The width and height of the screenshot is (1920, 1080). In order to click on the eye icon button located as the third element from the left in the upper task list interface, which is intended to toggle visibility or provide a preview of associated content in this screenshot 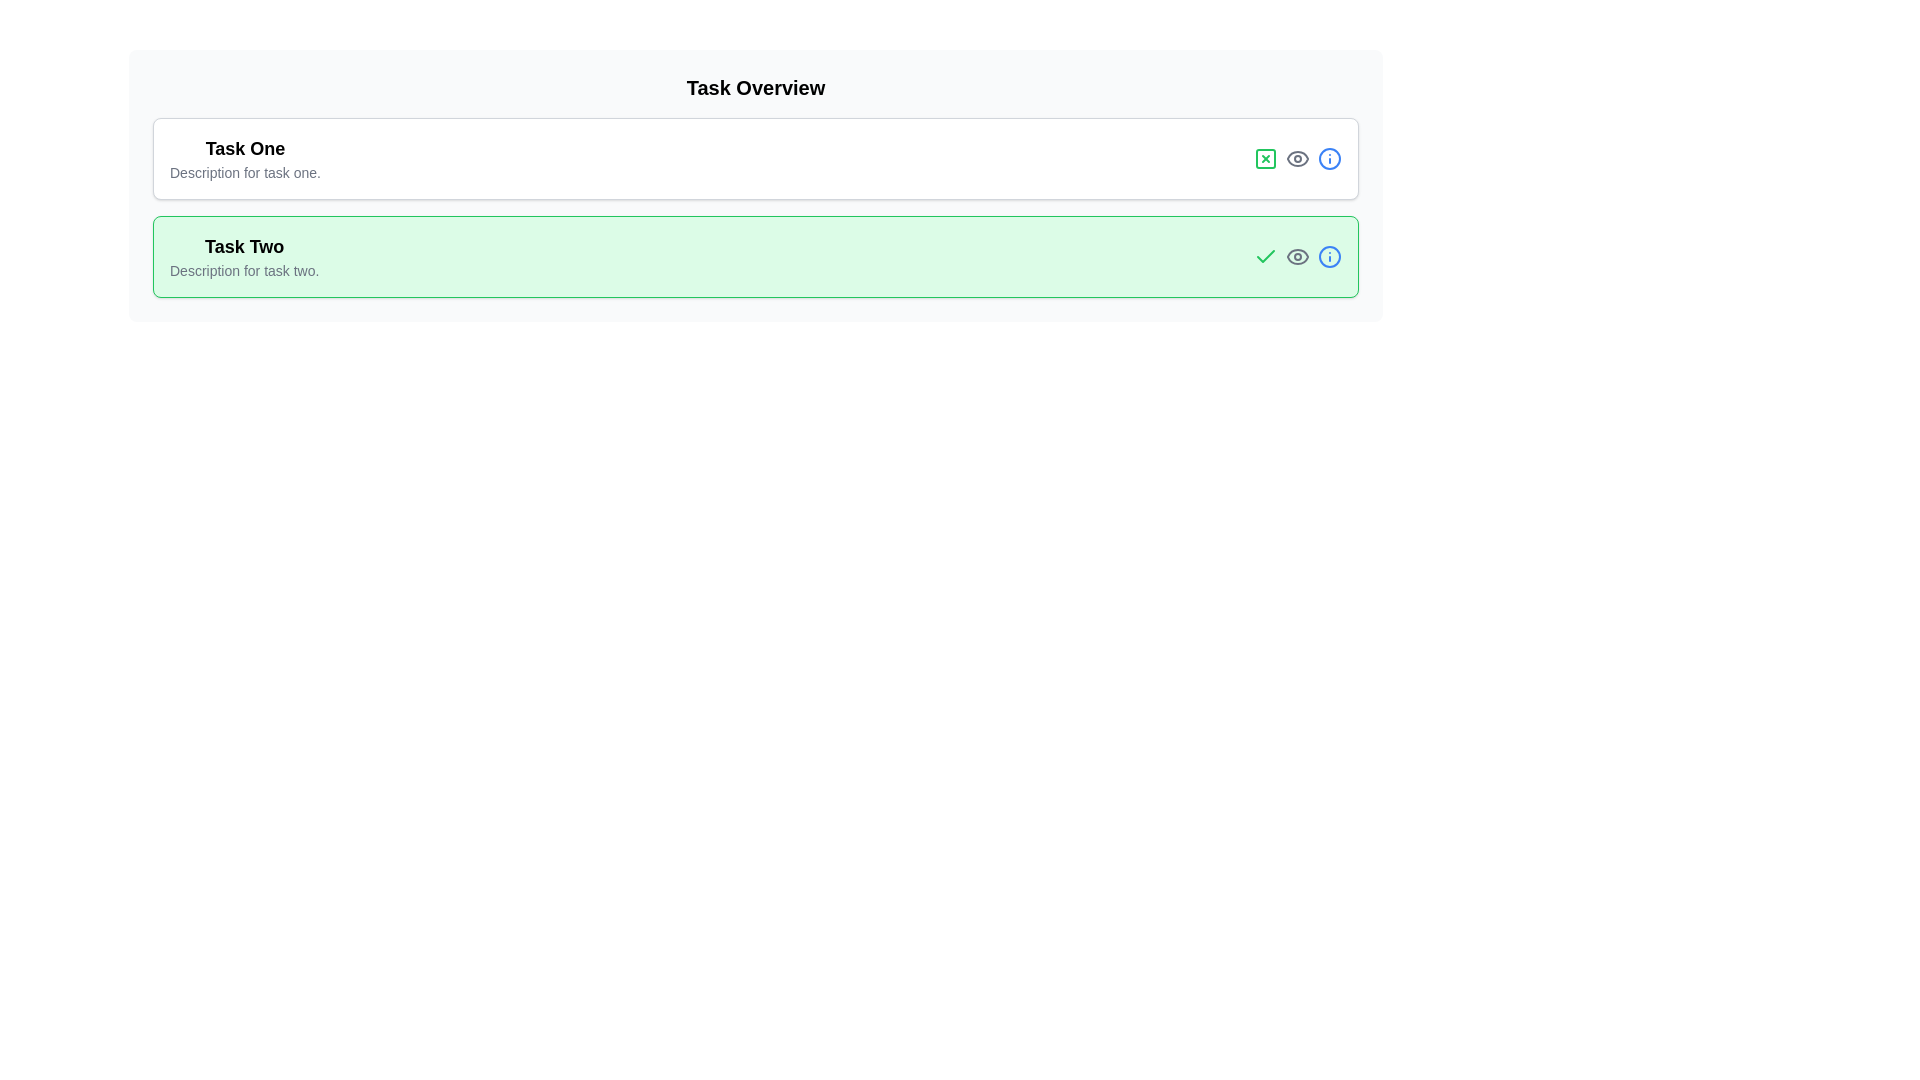, I will do `click(1297, 157)`.